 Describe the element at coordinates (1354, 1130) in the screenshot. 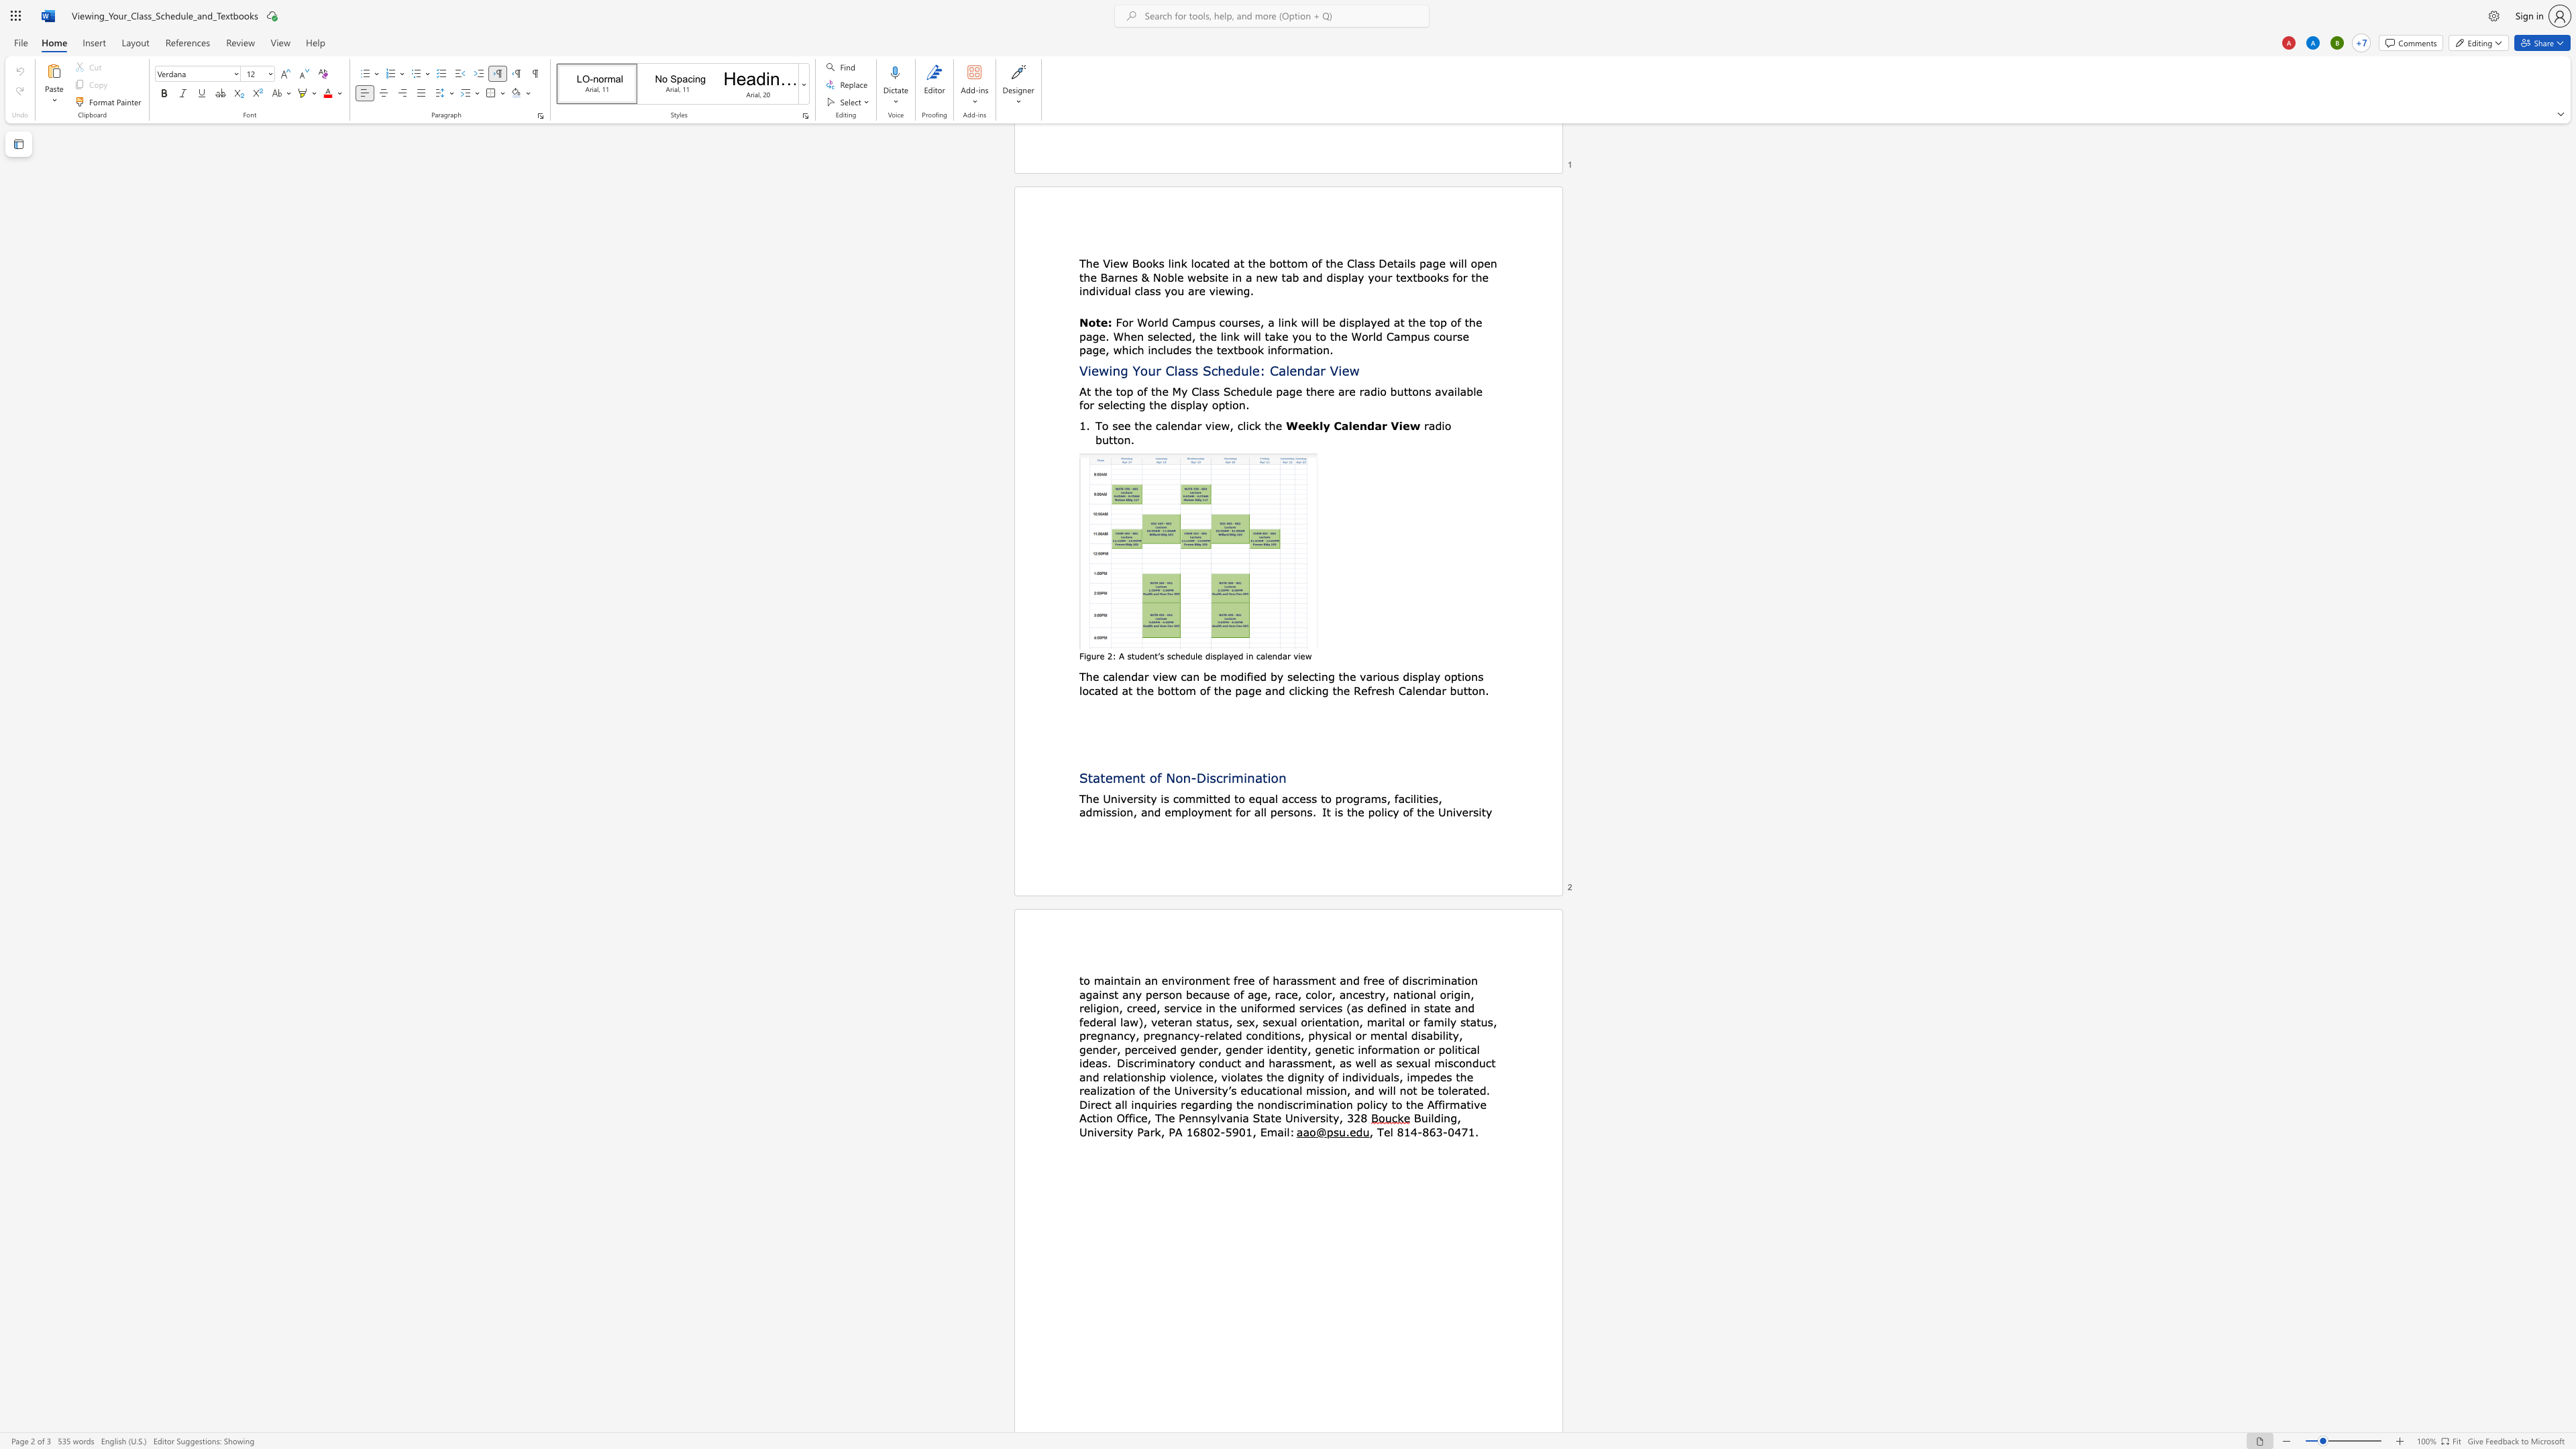

I see `the space between the continuous character "e" and "d" in the text` at that location.